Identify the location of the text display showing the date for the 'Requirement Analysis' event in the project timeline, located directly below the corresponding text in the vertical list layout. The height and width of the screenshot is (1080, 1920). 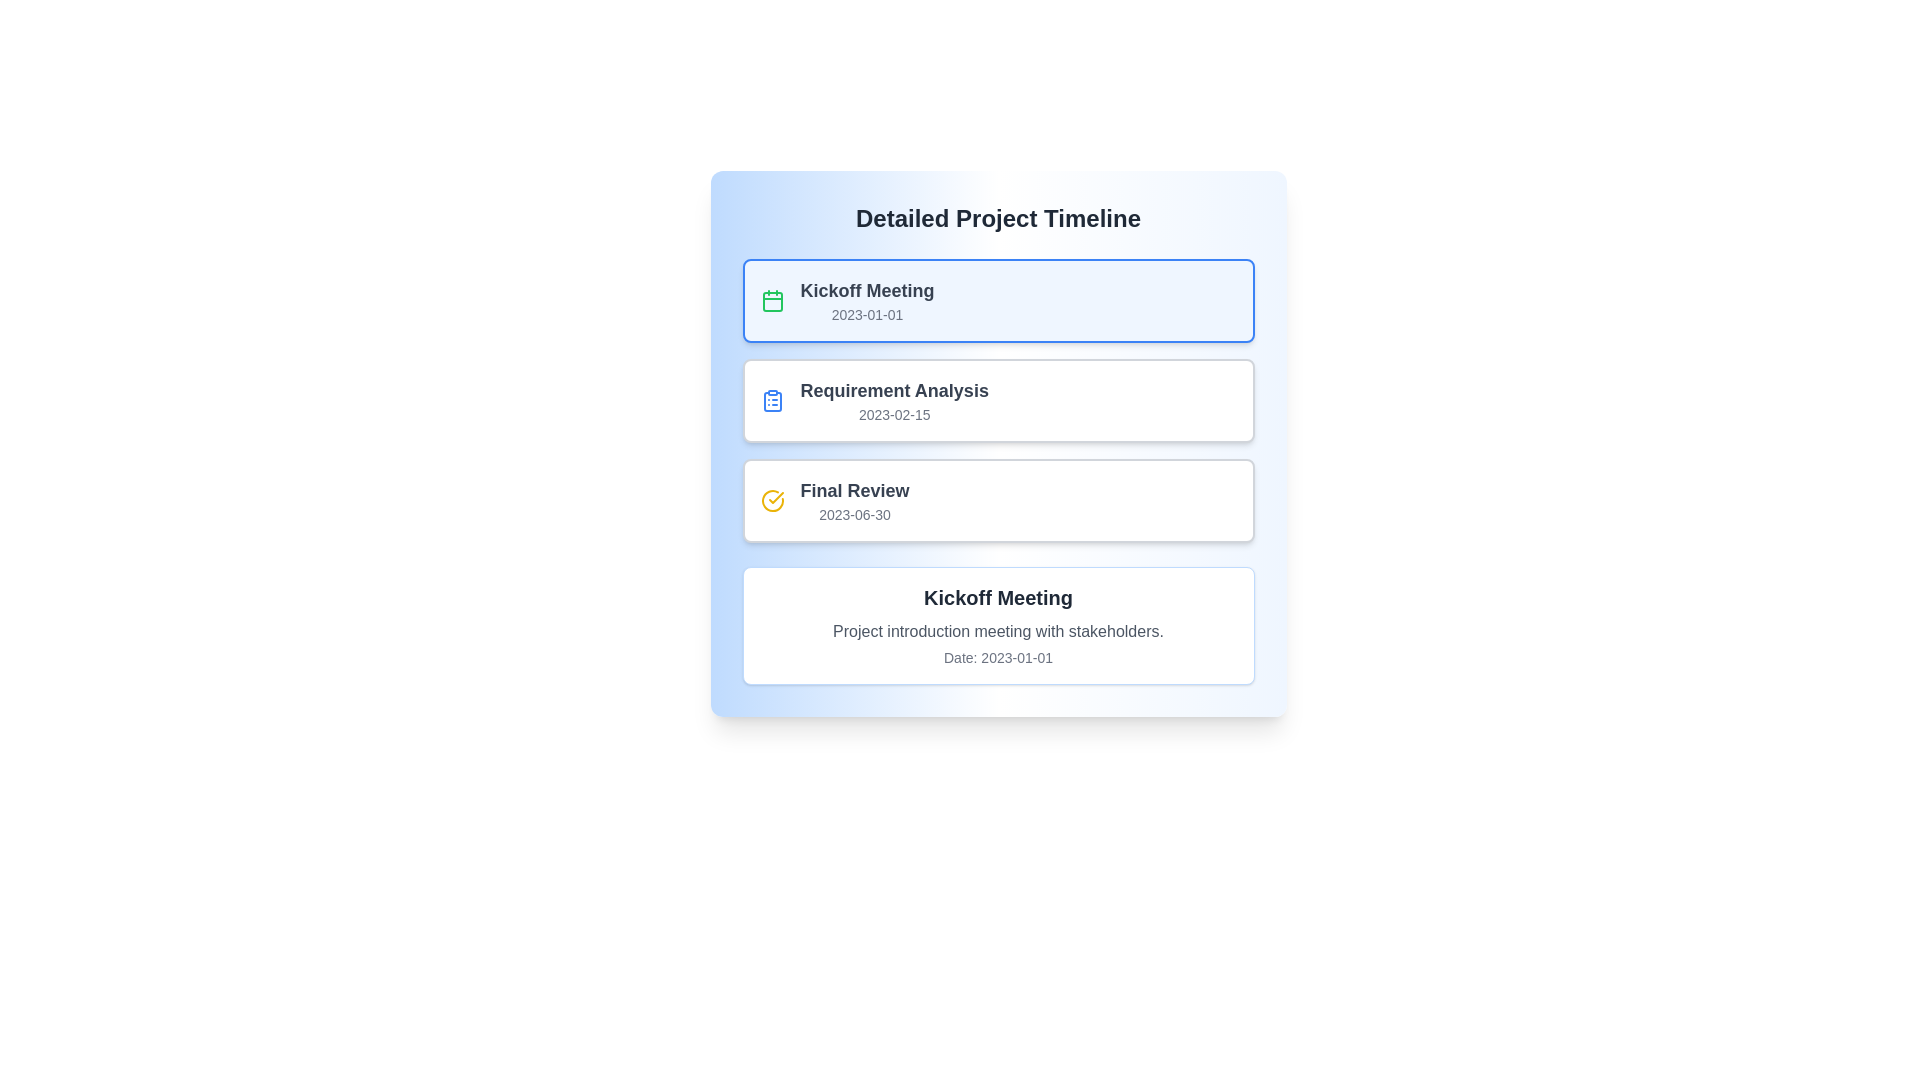
(893, 414).